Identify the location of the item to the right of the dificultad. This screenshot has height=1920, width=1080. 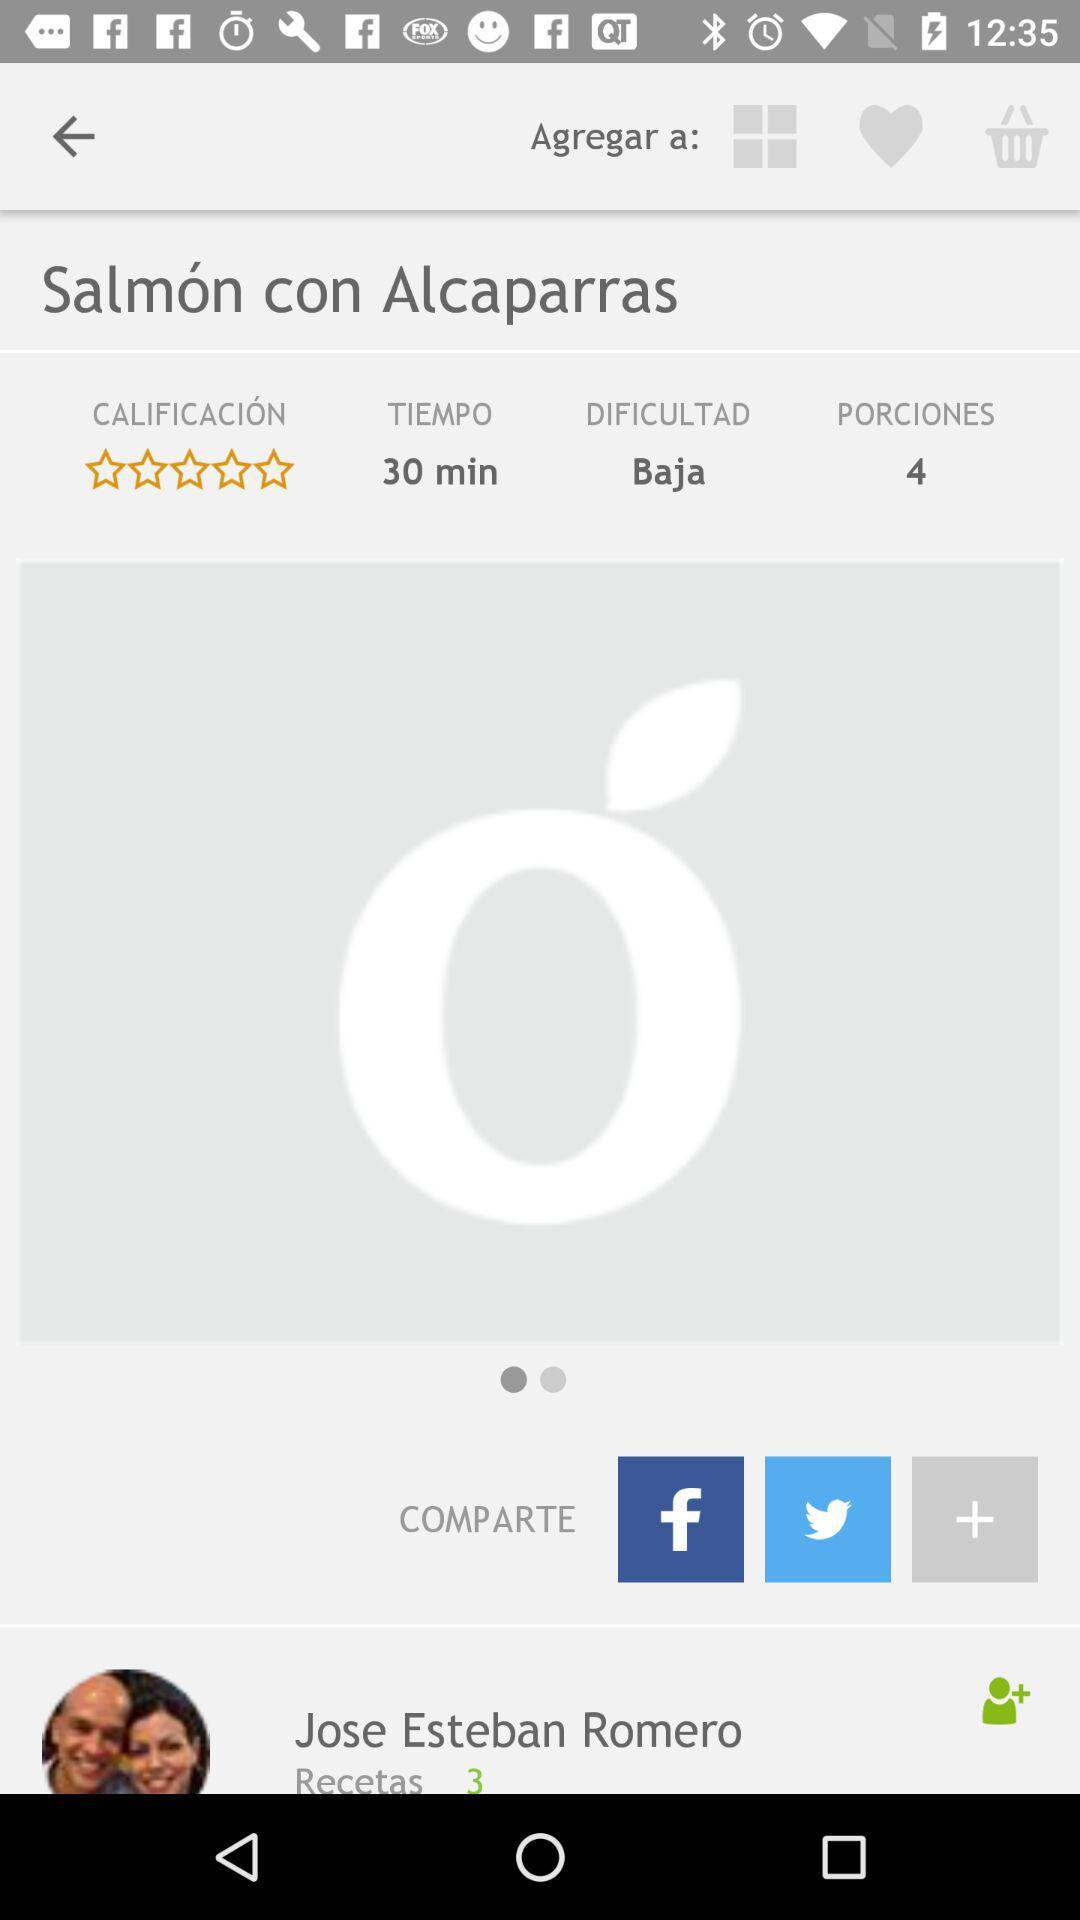
(916, 470).